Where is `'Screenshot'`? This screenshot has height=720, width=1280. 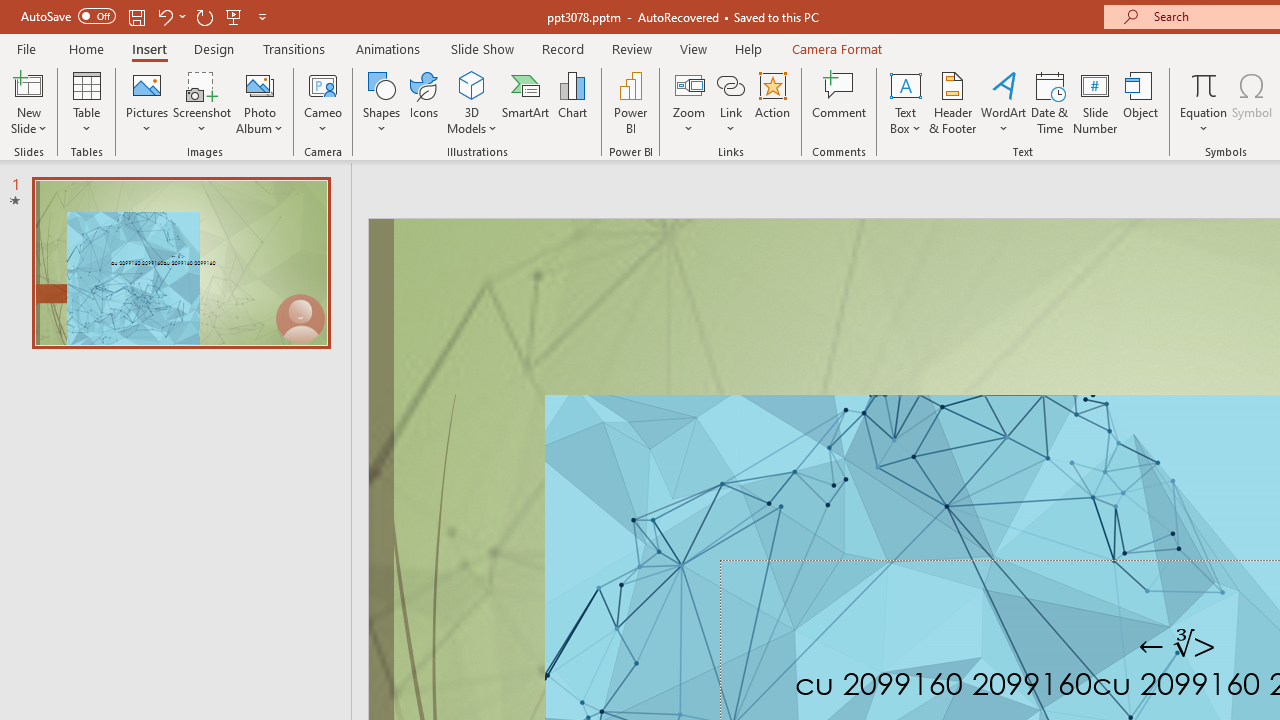
'Screenshot' is located at coordinates (202, 103).